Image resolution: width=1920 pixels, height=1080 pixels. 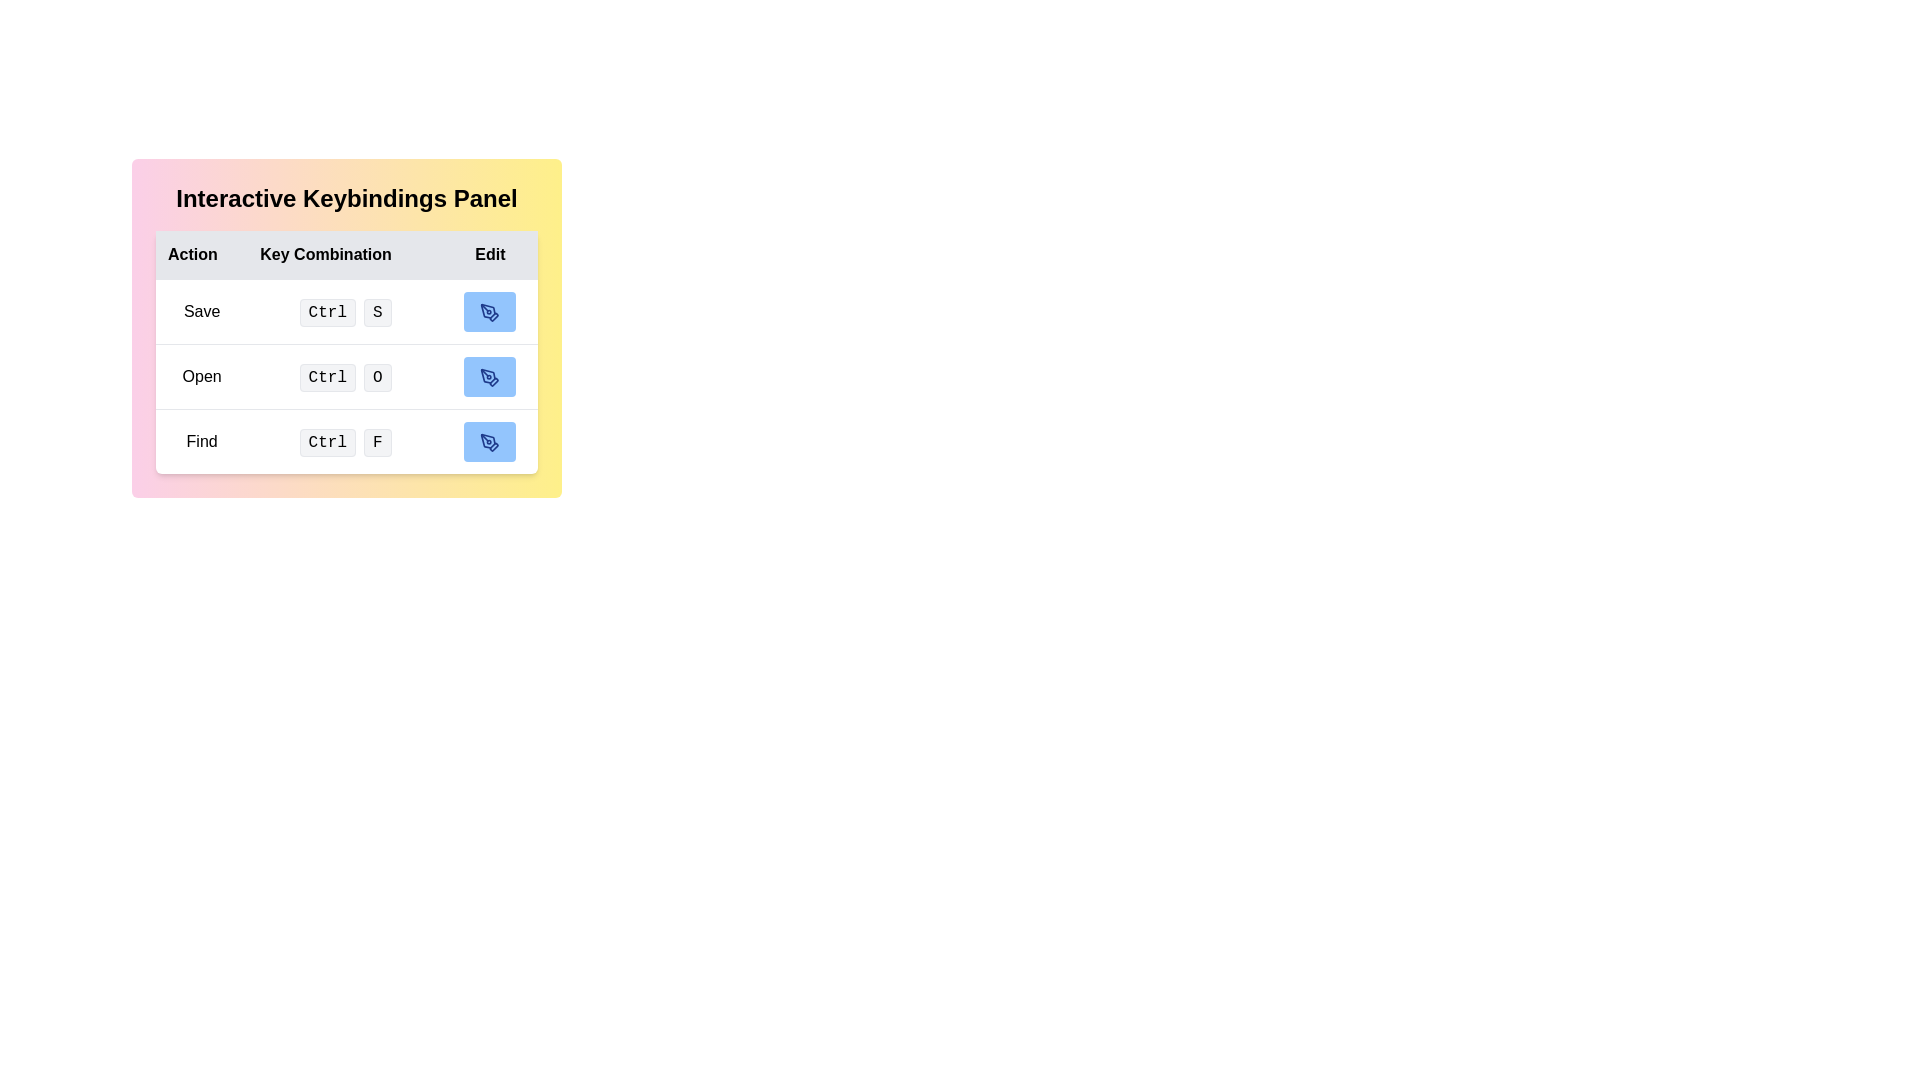 What do you see at coordinates (490, 377) in the screenshot?
I see `the blue rectangular button with rounded corners under the 'Edit' column corresponding to the 'Open' row` at bounding box center [490, 377].